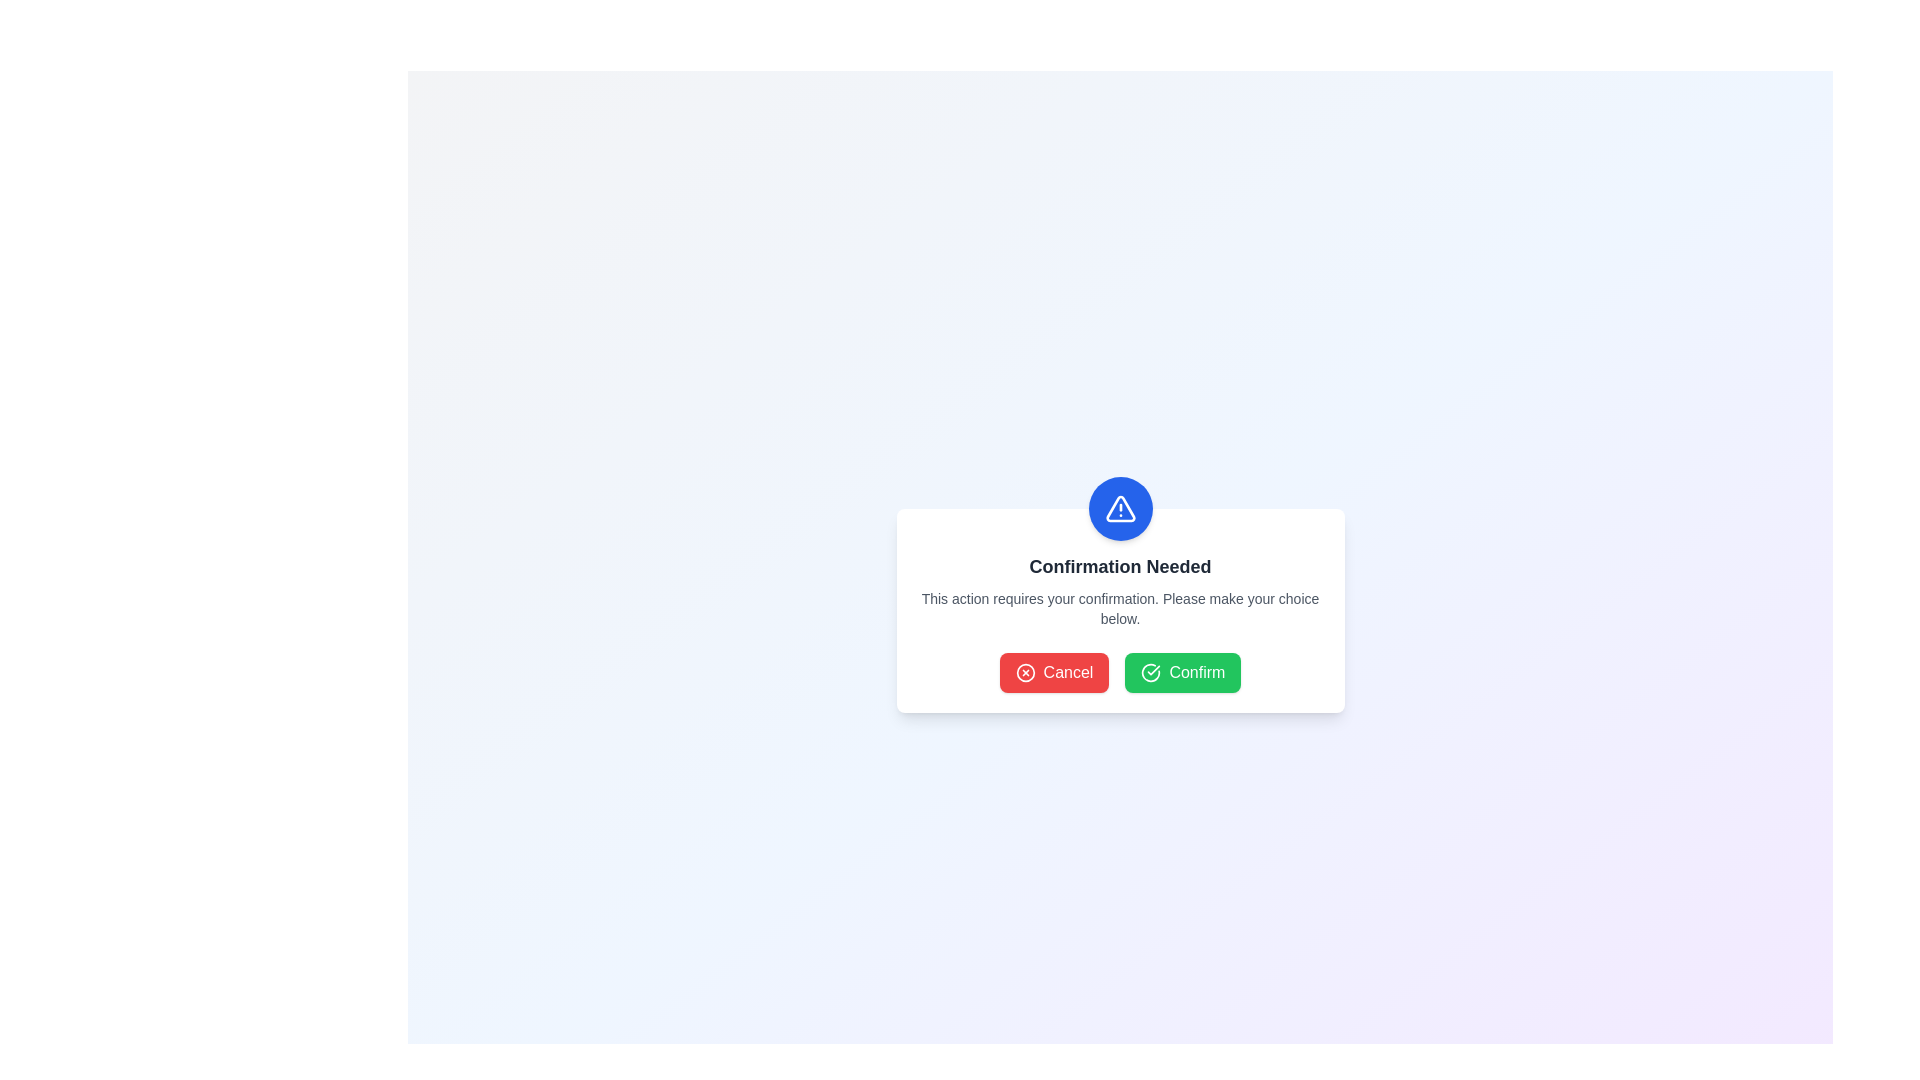 The height and width of the screenshot is (1080, 1920). Describe the element at coordinates (1025, 672) in the screenshot. I see `the circular 'X' icon with a red background inside the 'Cancel' button, located to the left of the text label 'Cancel'` at that location.